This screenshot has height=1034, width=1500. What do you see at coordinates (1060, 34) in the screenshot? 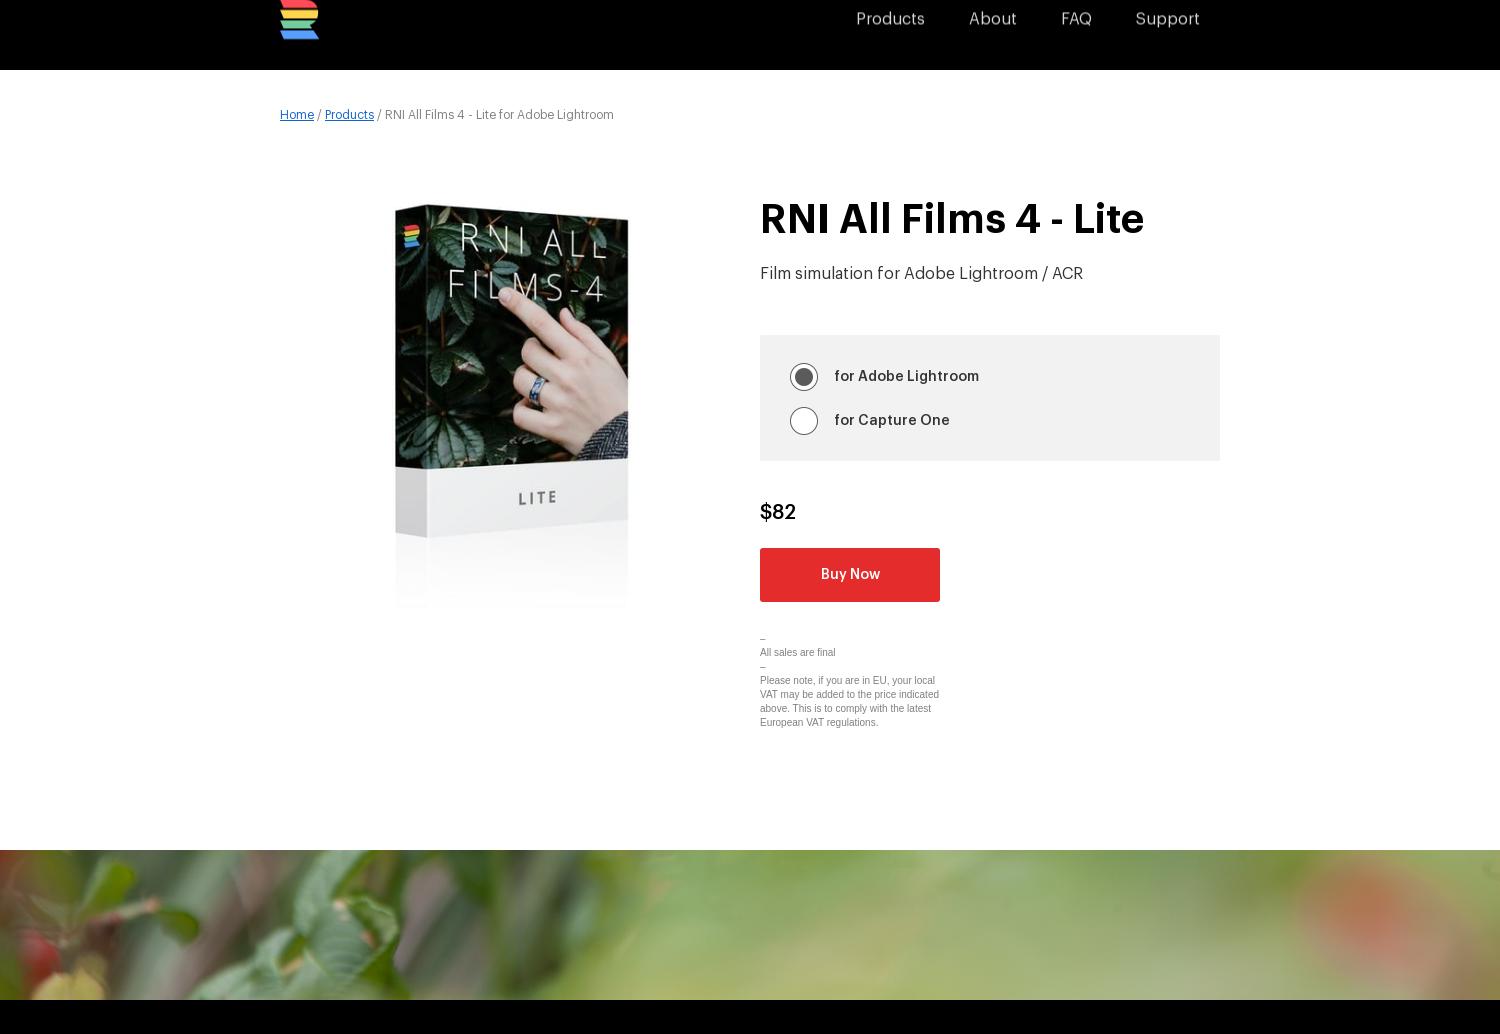
I see `'FAQ'` at bounding box center [1060, 34].